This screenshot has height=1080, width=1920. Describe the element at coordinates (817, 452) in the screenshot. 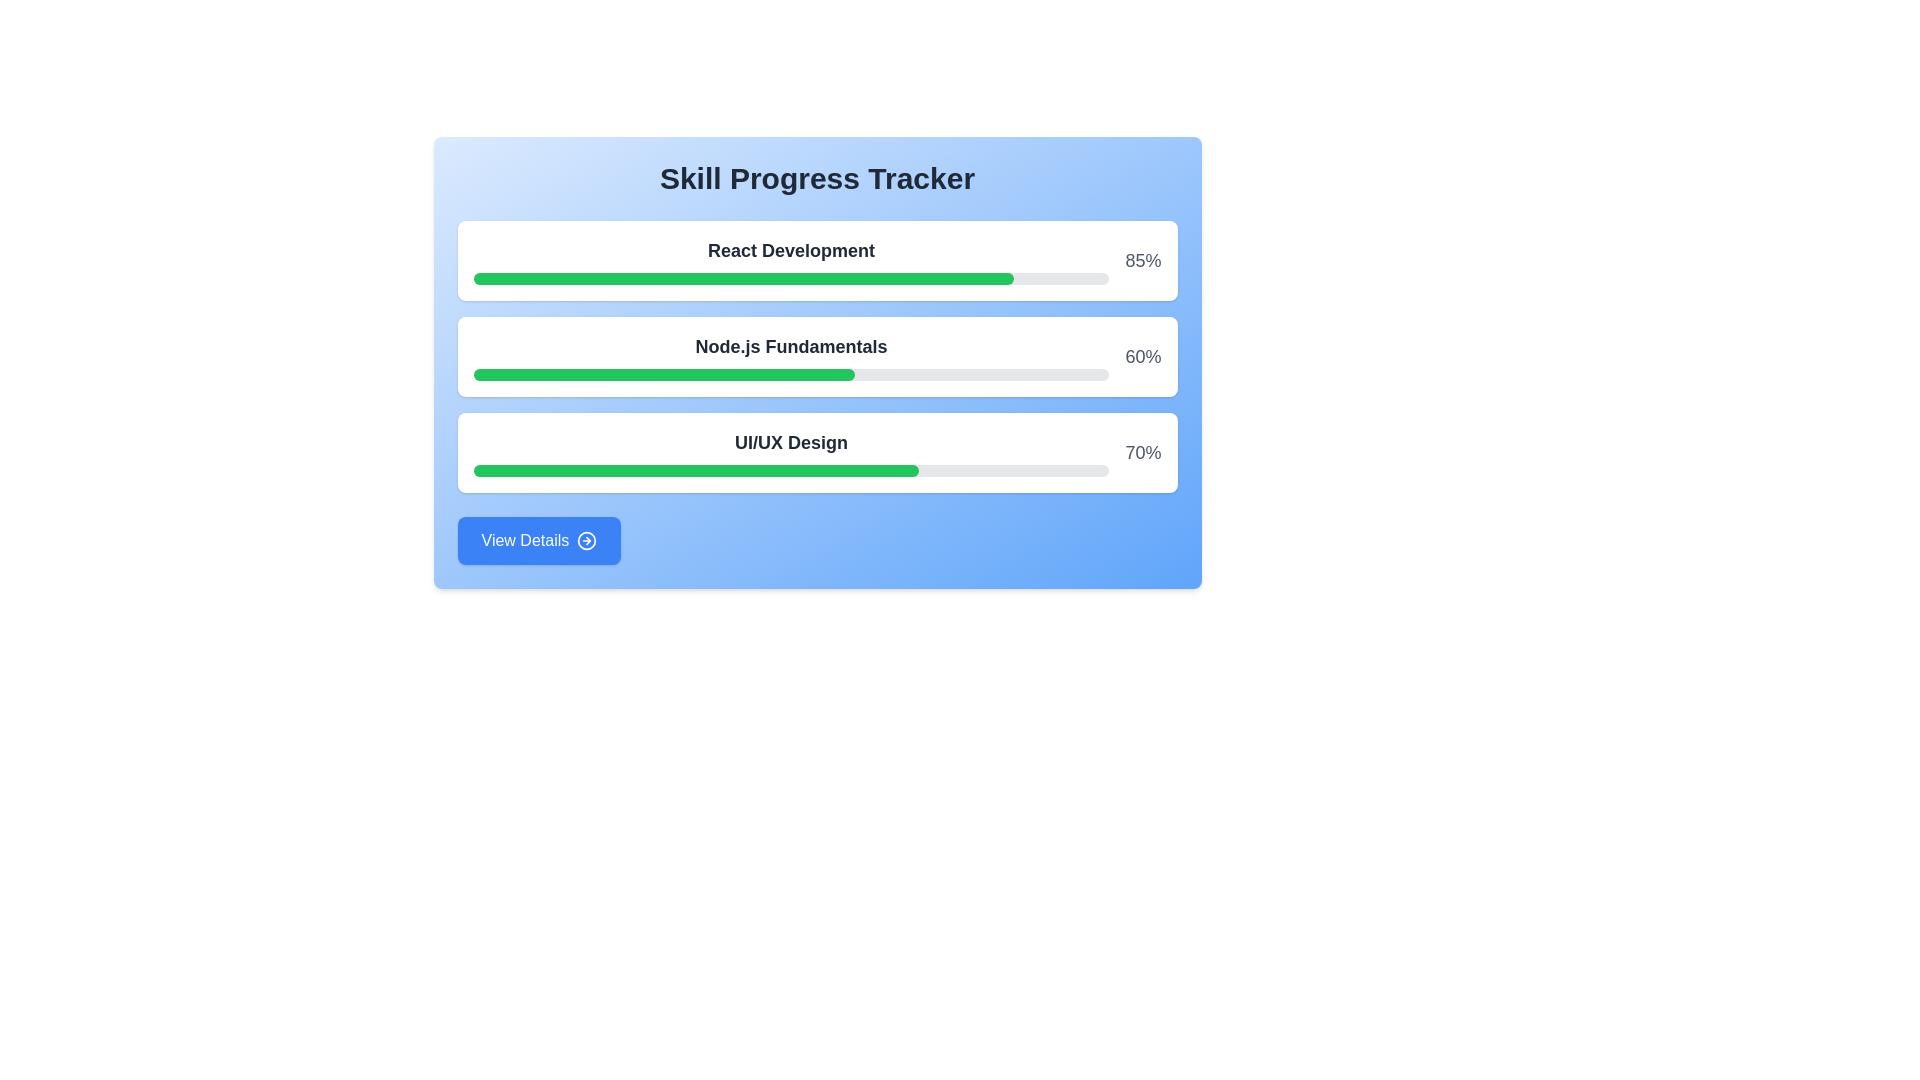

I see `the displayed information on the Progress Tracker Card for the 'UI/UX Design' skill, which is the third card in a vertical list of progress trackers` at that location.